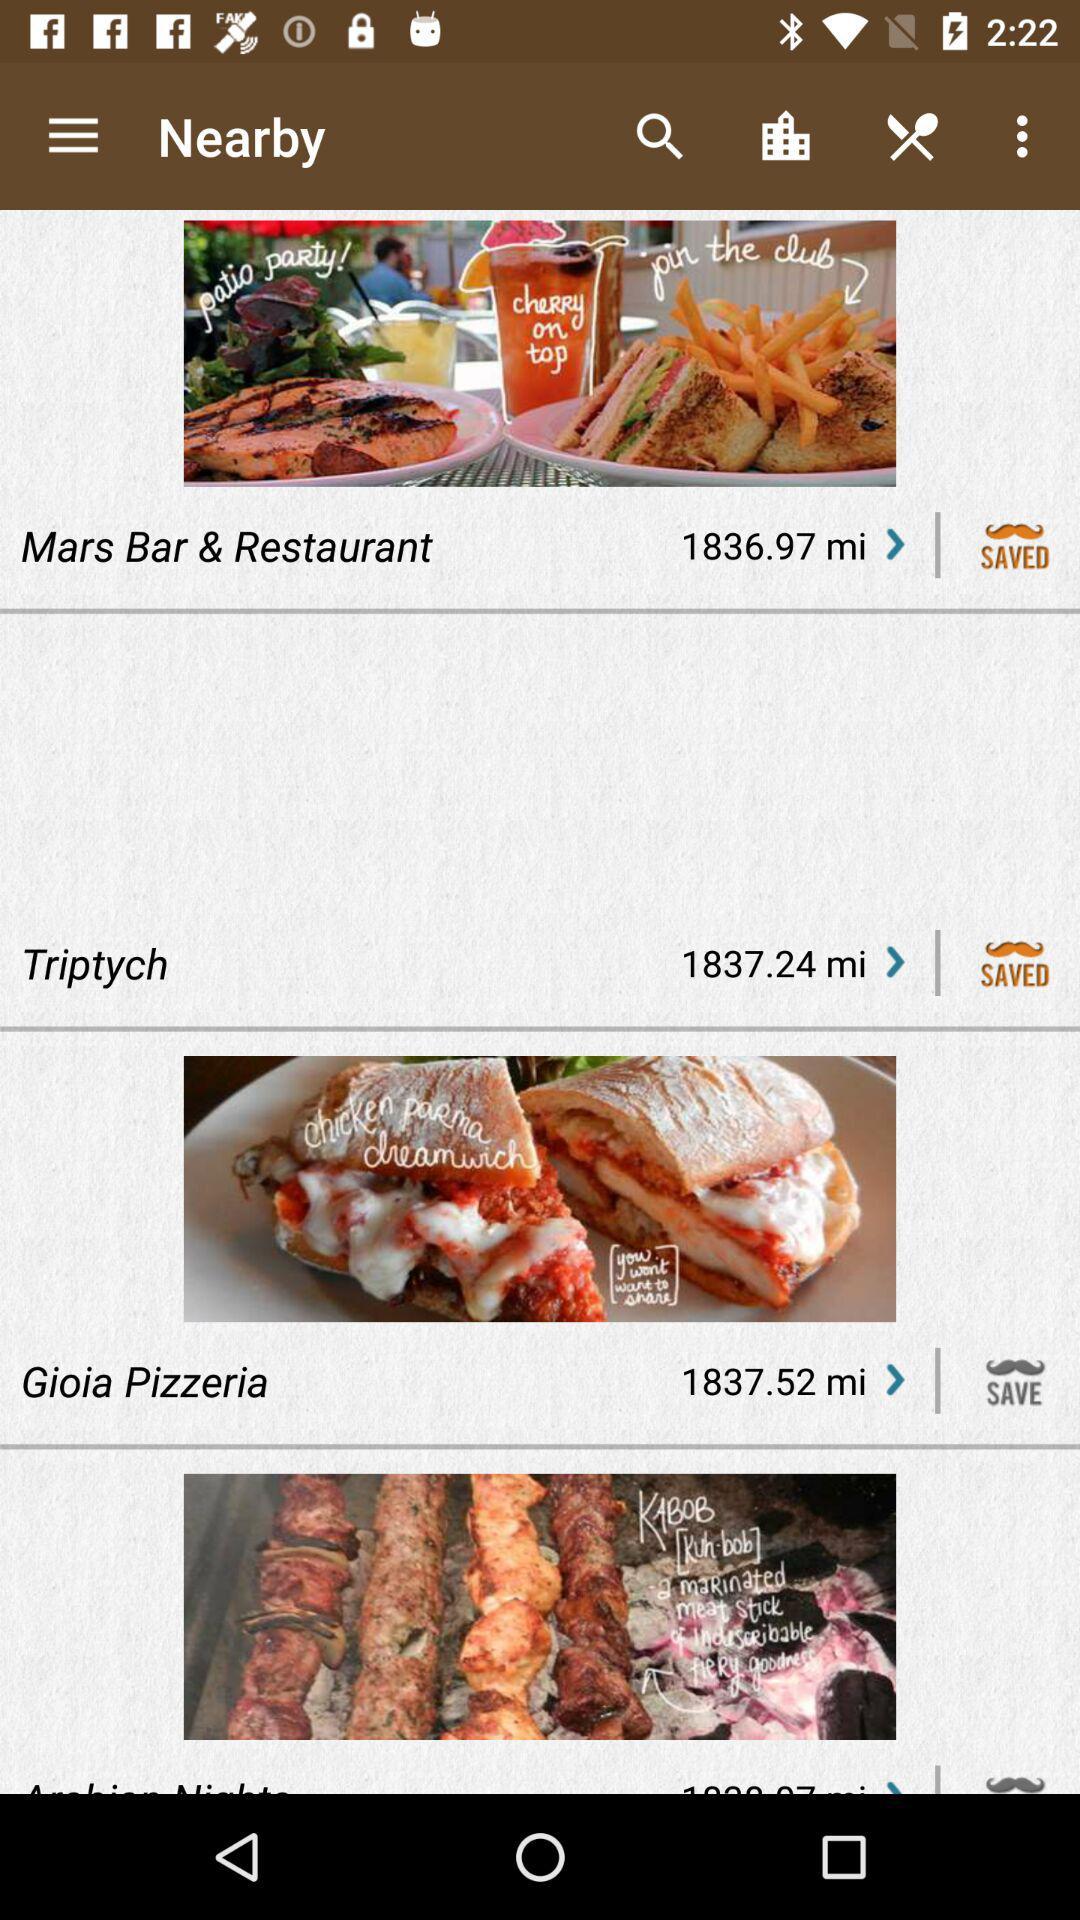 The height and width of the screenshot is (1920, 1080). What do you see at coordinates (1015, 1379) in the screenshot?
I see `the website` at bounding box center [1015, 1379].